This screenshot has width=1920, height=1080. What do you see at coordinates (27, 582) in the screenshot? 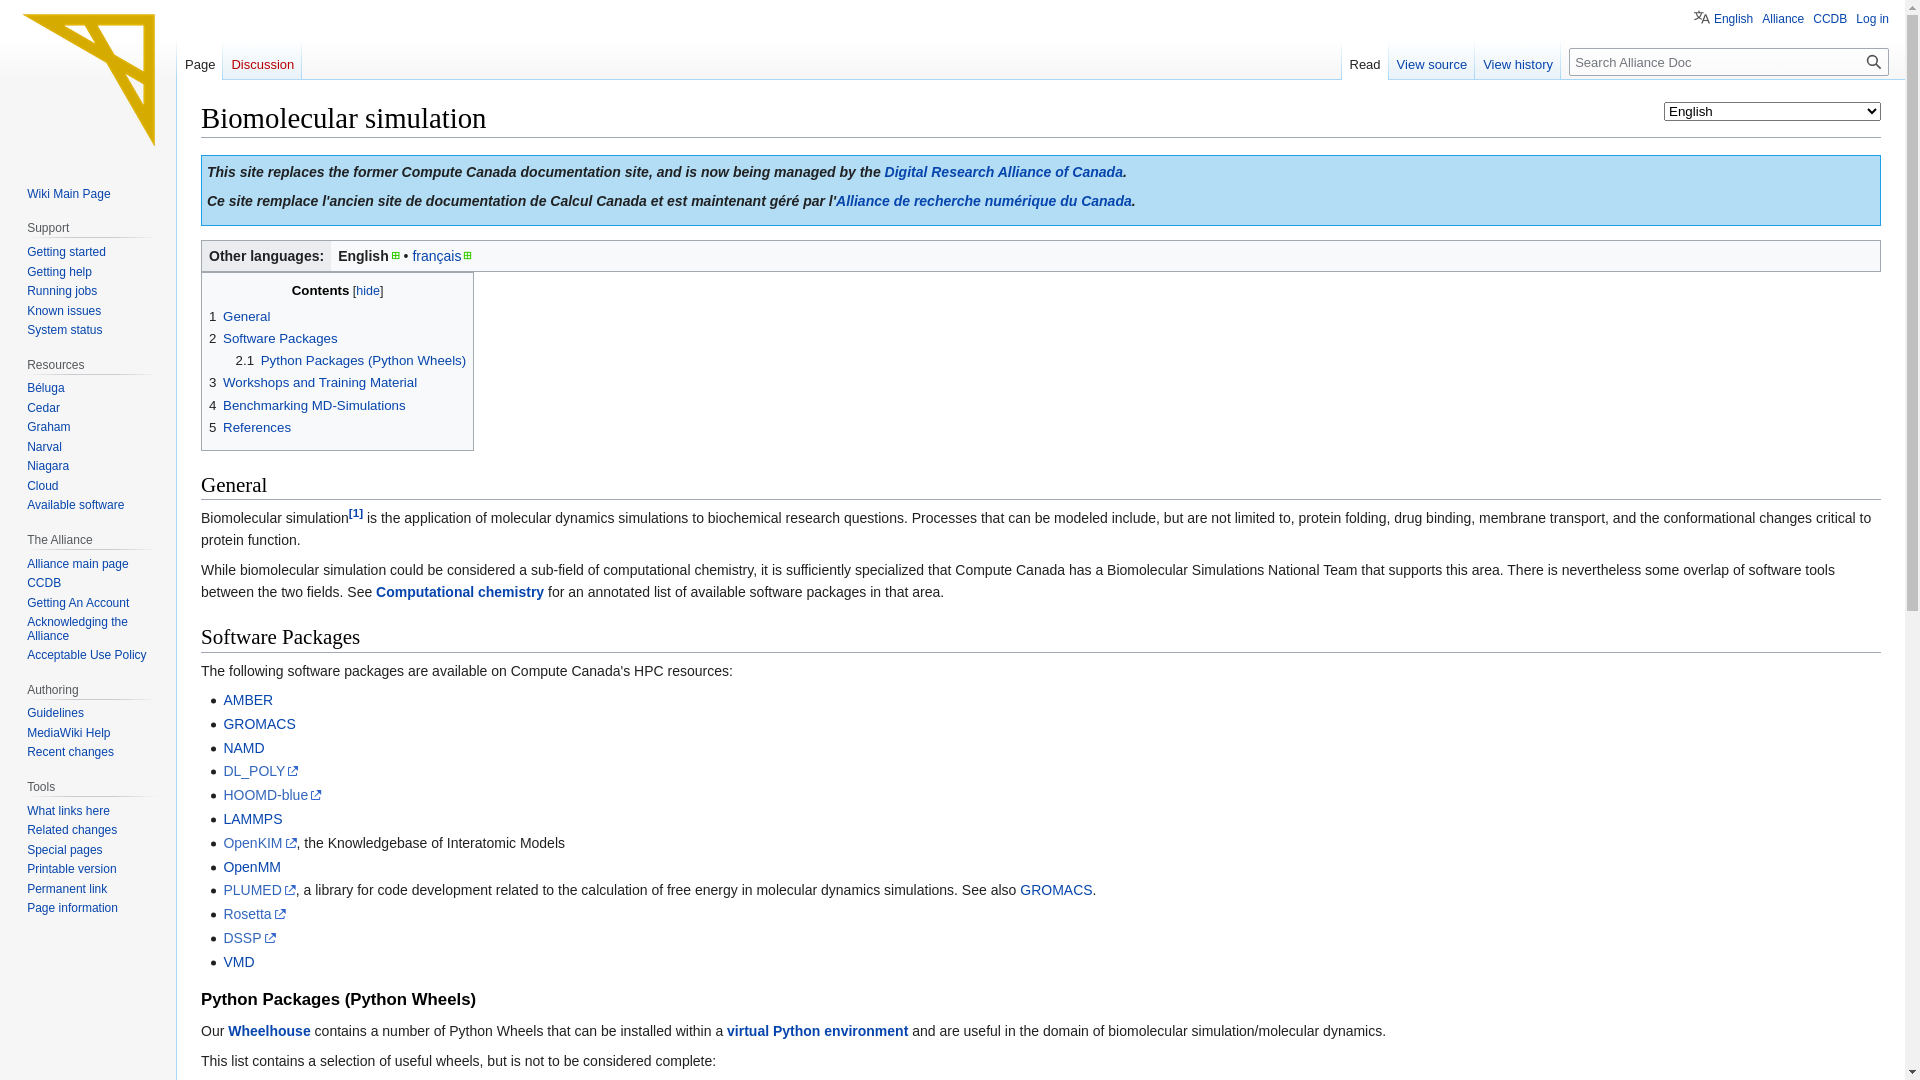
I see `'CCDB'` at bounding box center [27, 582].